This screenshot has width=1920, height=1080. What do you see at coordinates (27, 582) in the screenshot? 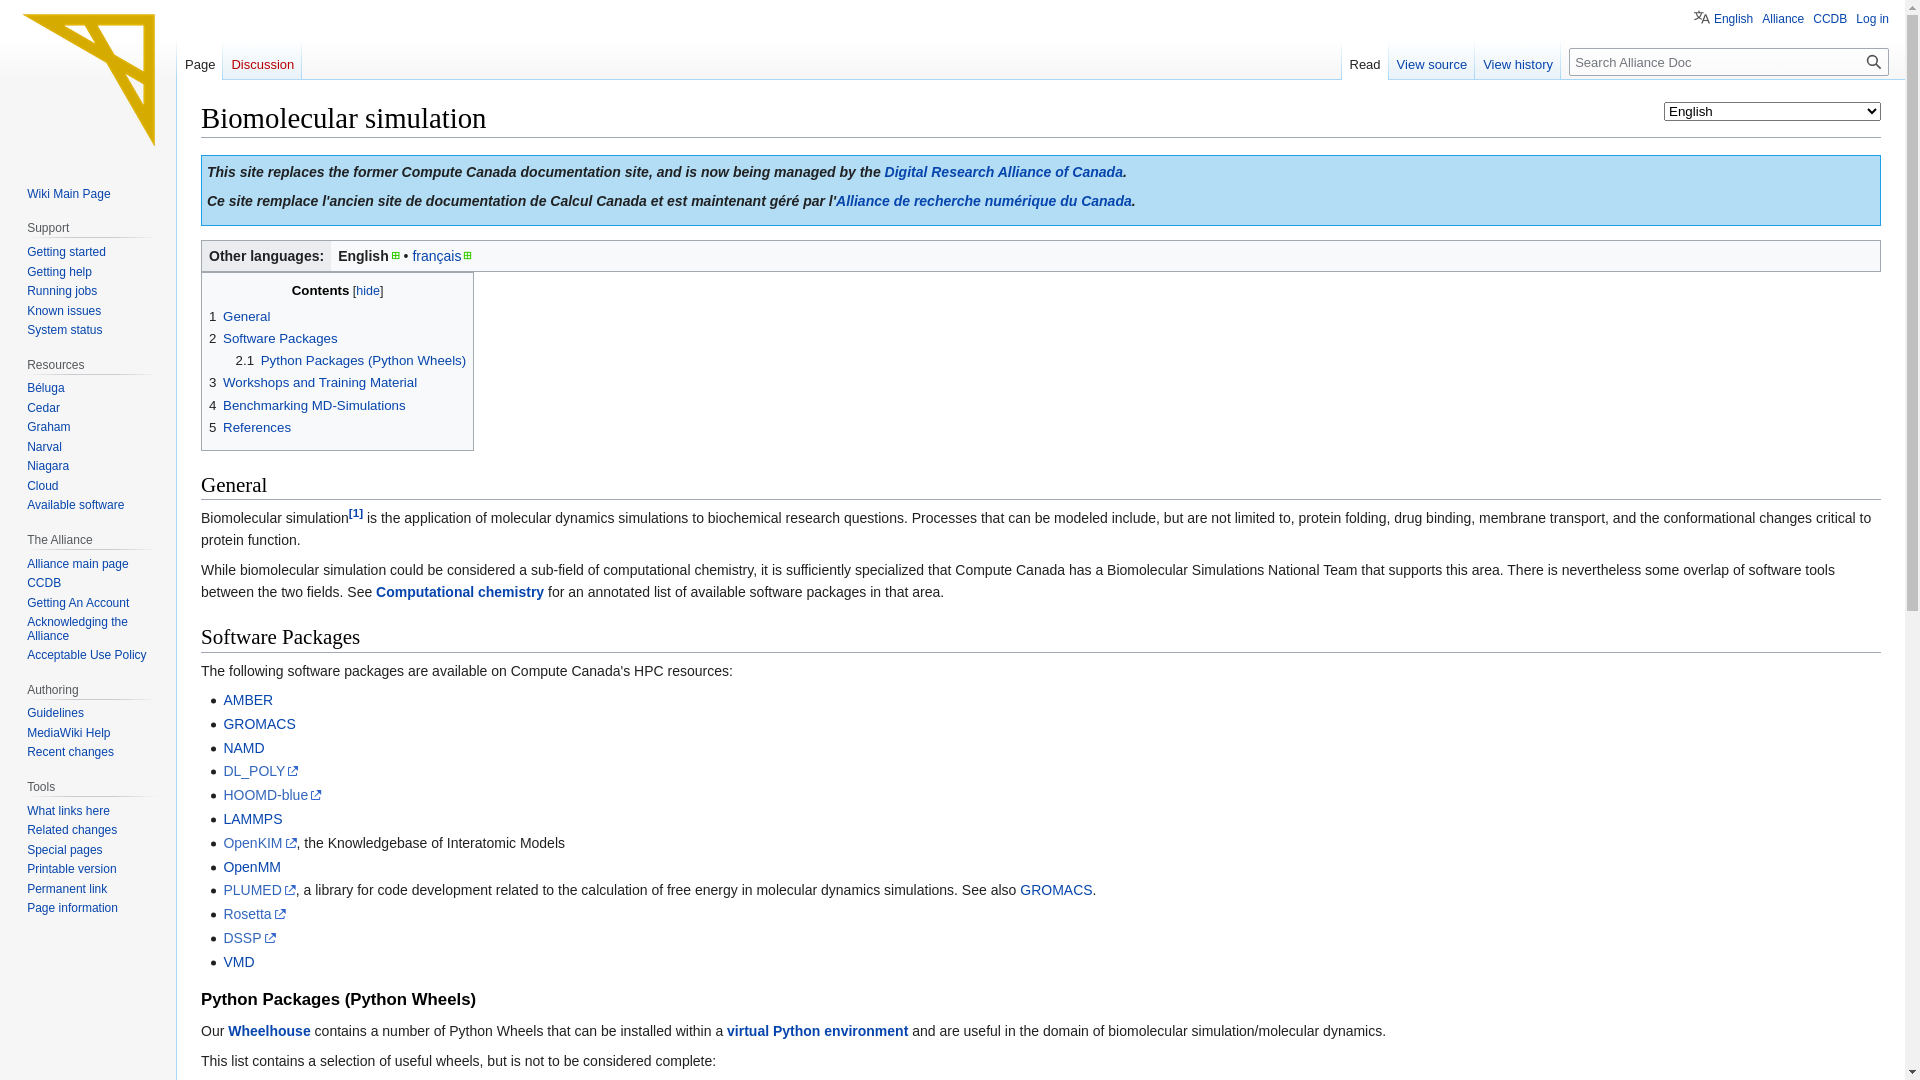
I see `'CCDB'` at bounding box center [27, 582].